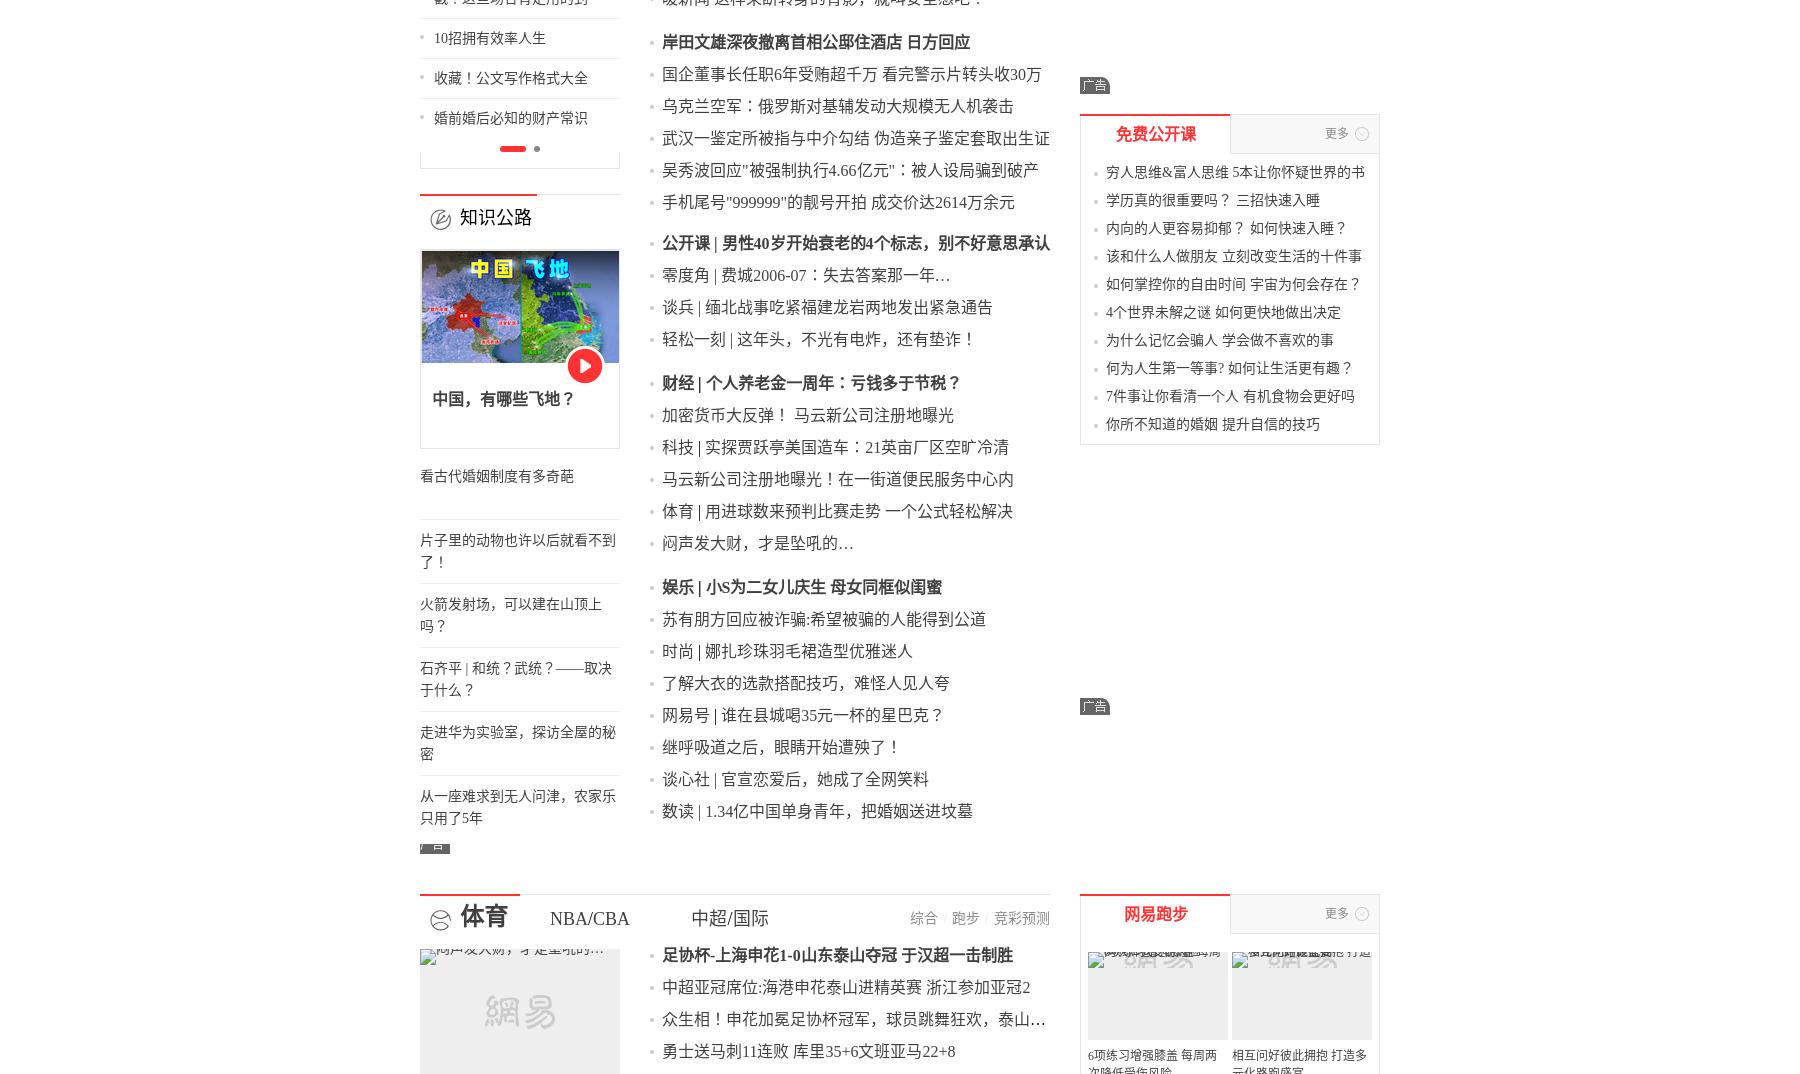  What do you see at coordinates (929, 21) in the screenshot?
I see `'手机尾号"999999"的靓号开拍 成交价达2614万余元'` at bounding box center [929, 21].